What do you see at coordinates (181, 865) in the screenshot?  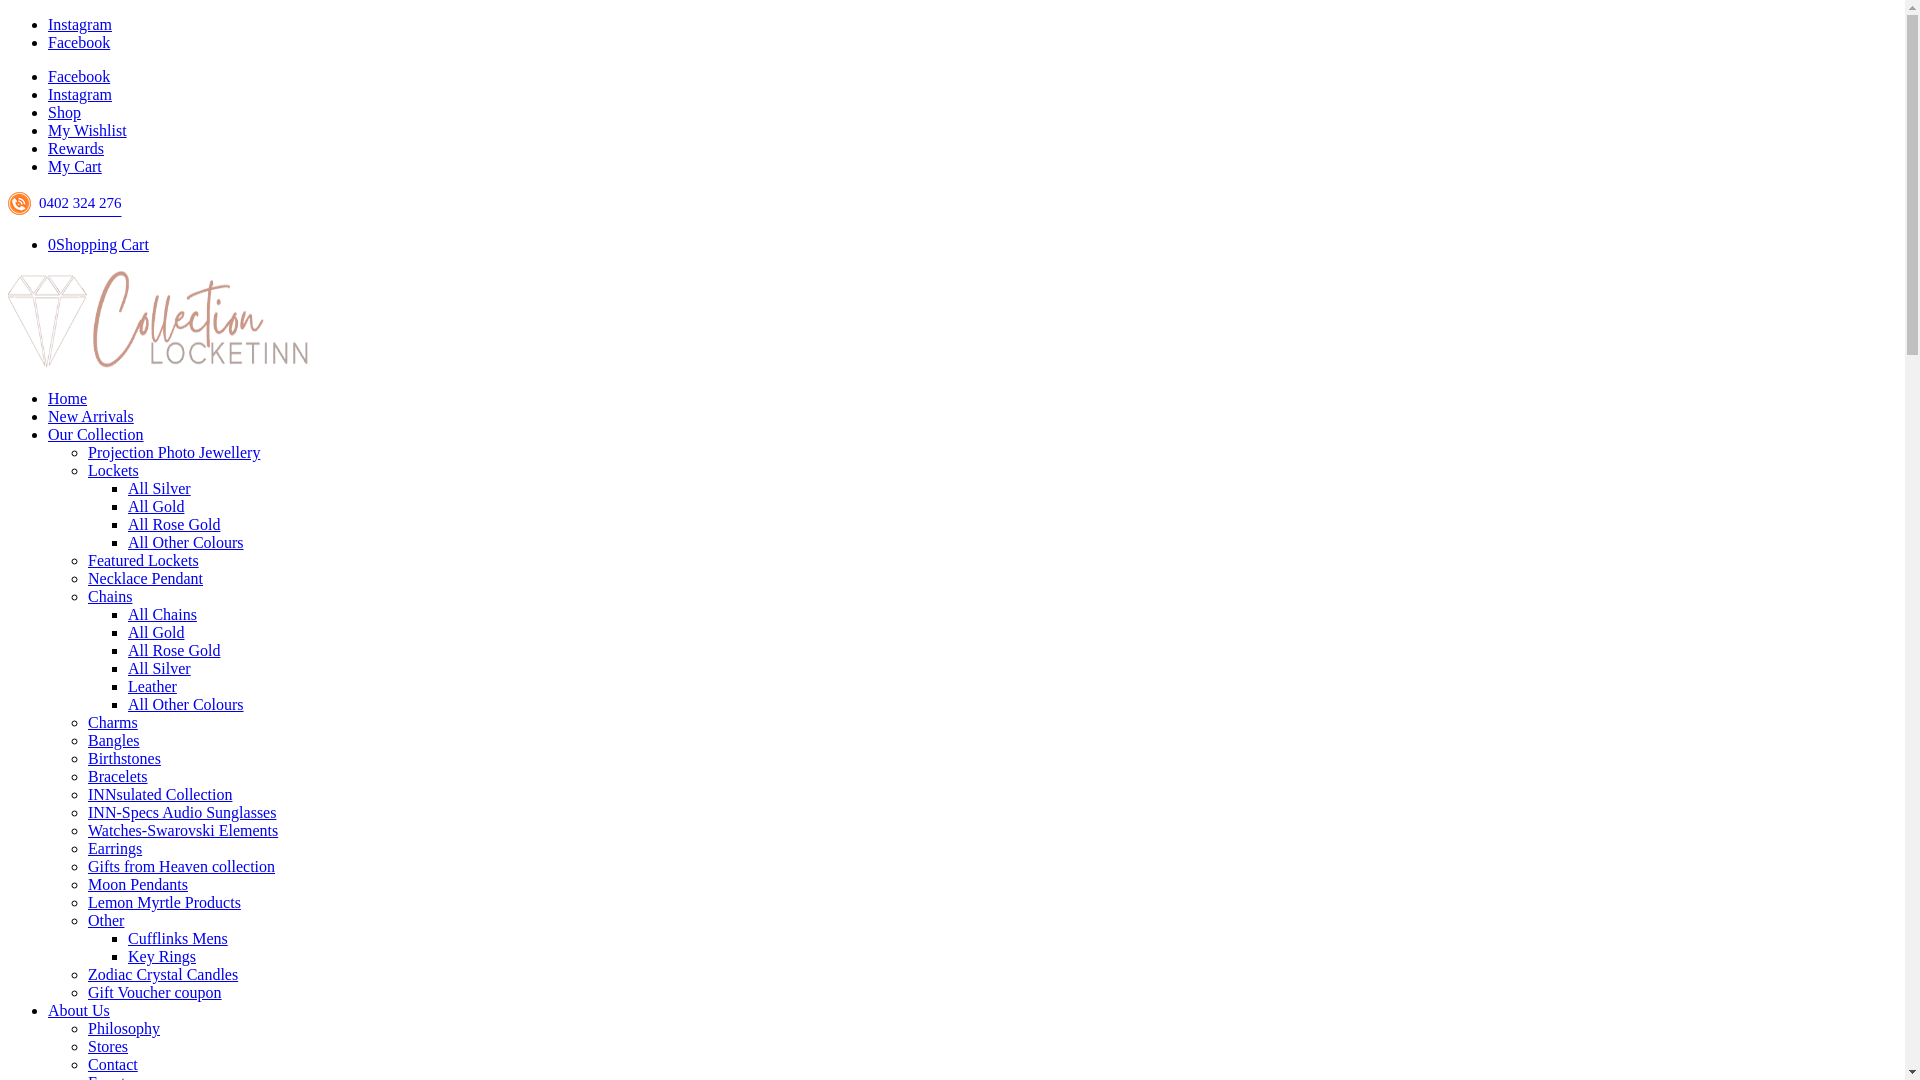 I see `'Gifts from Heaven collection'` at bounding box center [181, 865].